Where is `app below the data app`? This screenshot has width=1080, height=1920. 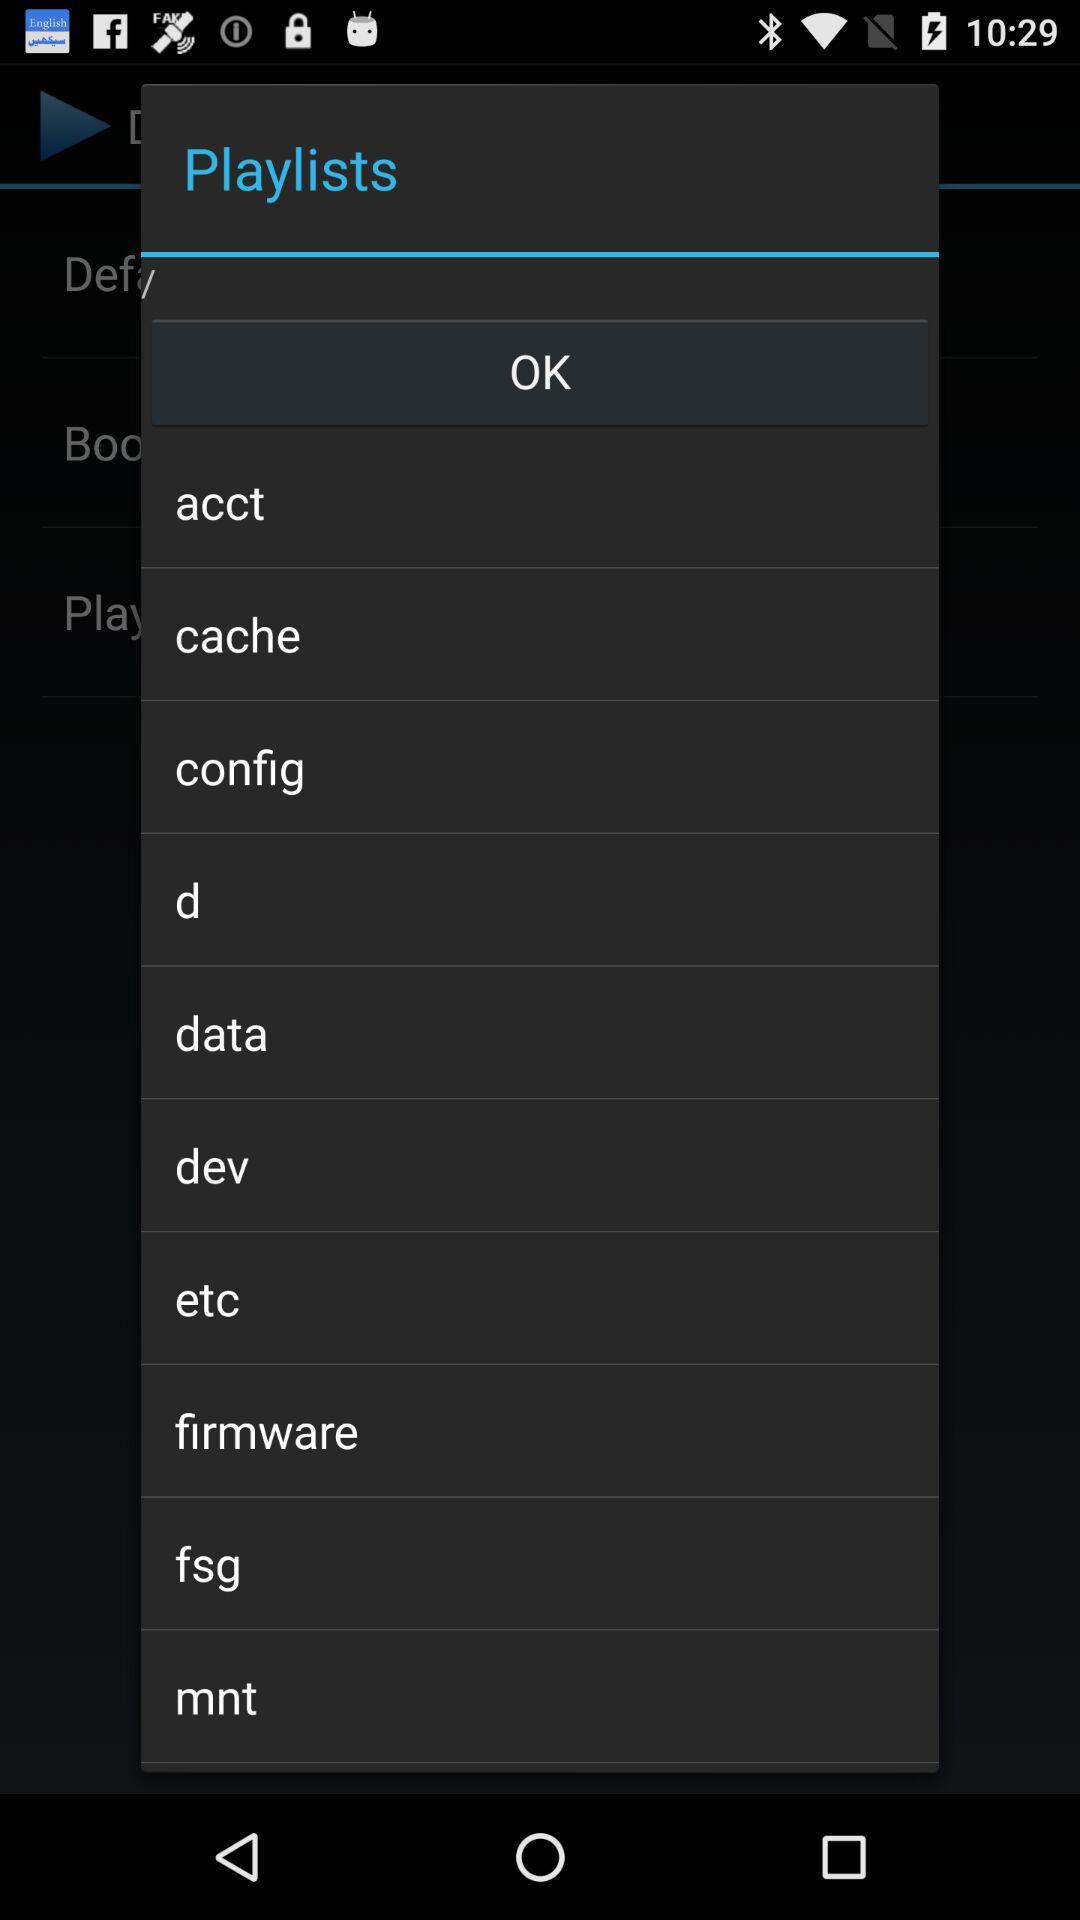 app below the data app is located at coordinates (540, 1165).